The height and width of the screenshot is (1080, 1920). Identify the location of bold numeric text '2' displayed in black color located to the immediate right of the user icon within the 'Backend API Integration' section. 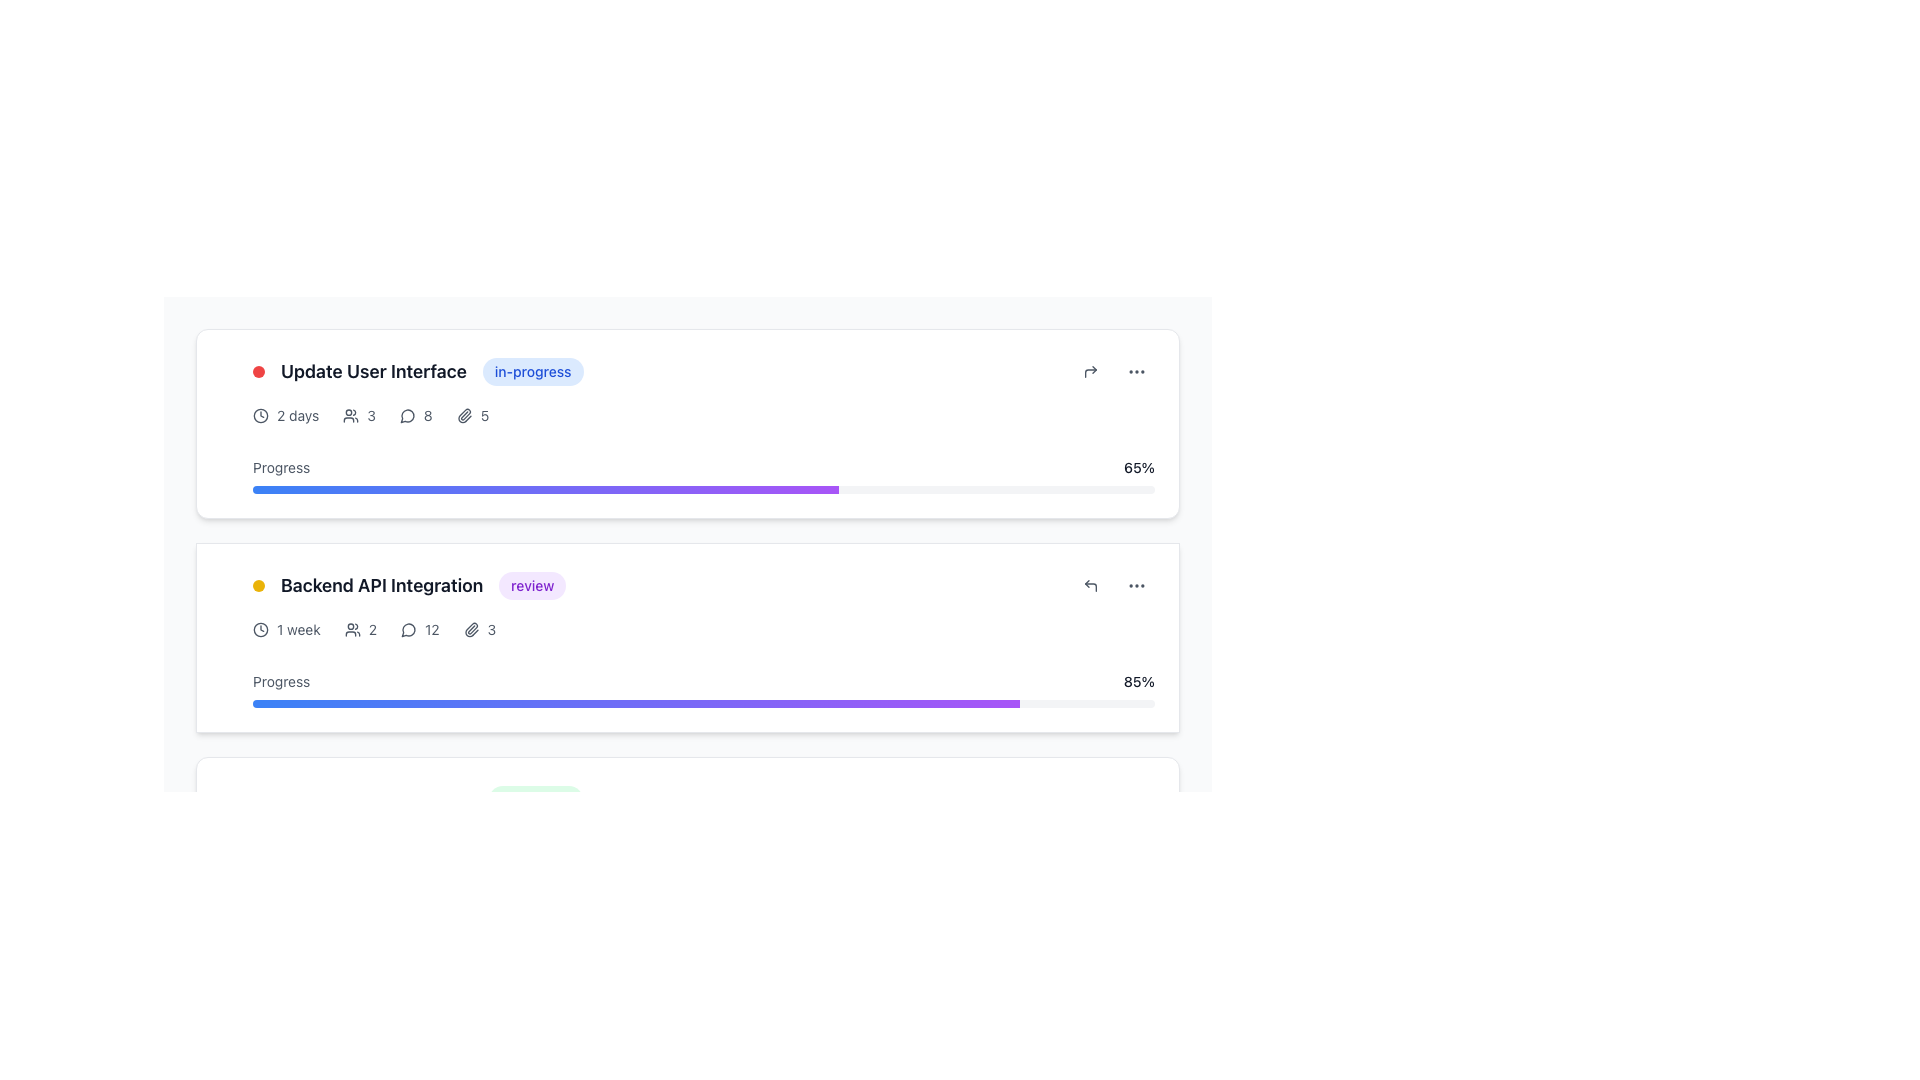
(372, 628).